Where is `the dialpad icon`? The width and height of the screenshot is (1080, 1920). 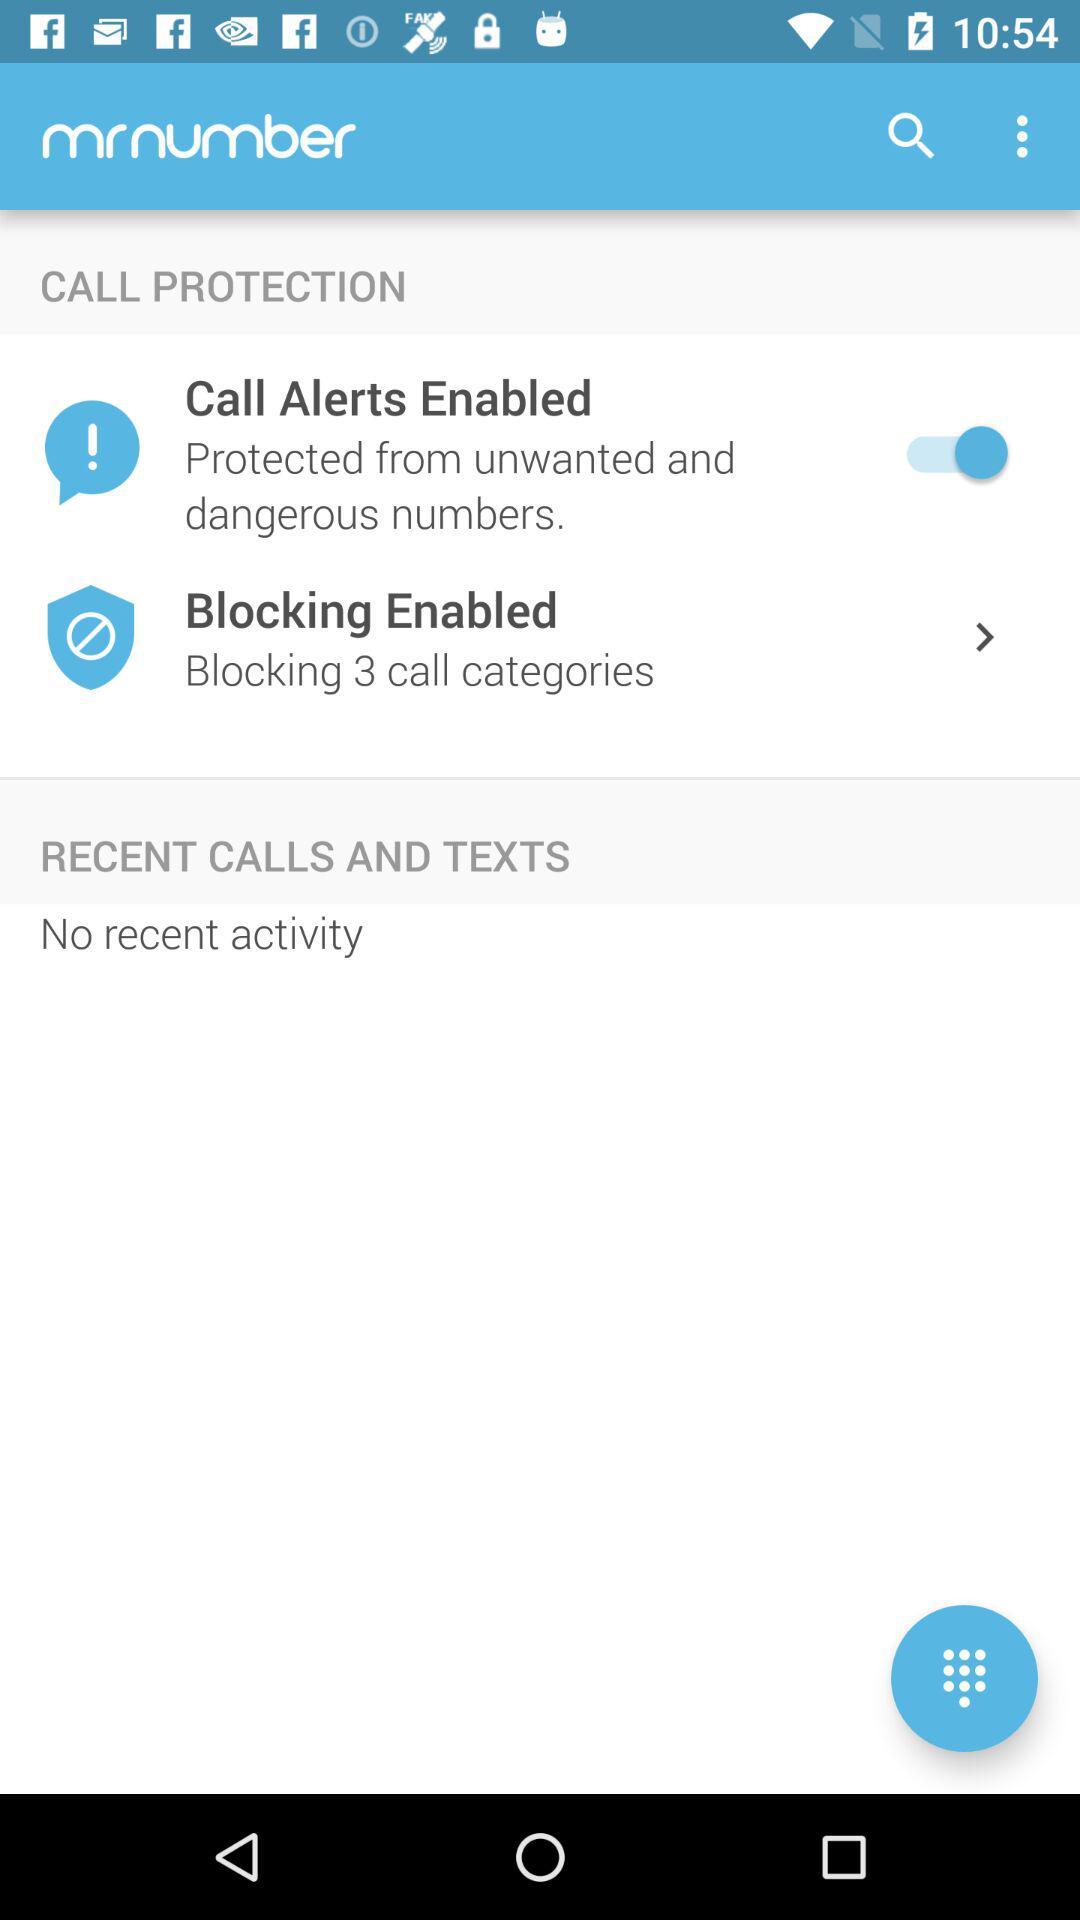
the dialpad icon is located at coordinates (963, 1678).